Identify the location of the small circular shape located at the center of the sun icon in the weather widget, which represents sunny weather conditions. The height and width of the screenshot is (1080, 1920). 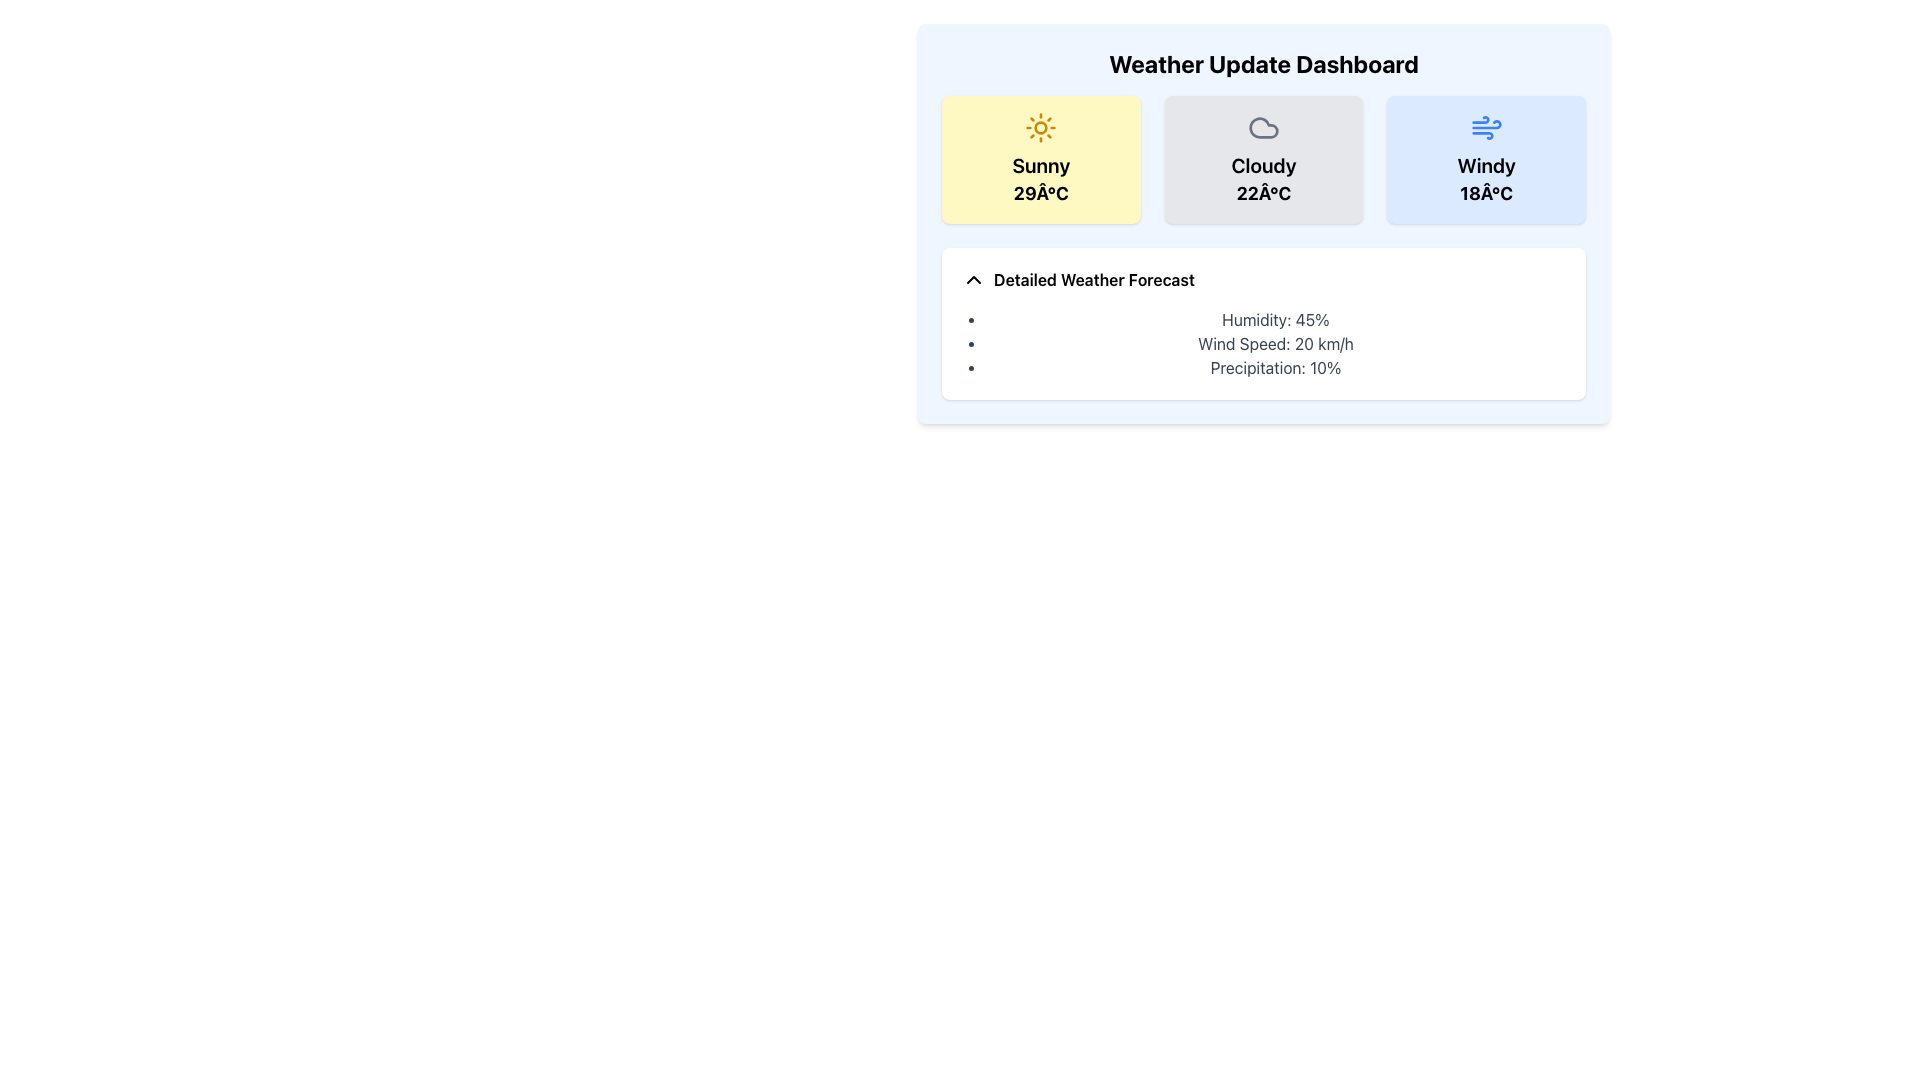
(1040, 127).